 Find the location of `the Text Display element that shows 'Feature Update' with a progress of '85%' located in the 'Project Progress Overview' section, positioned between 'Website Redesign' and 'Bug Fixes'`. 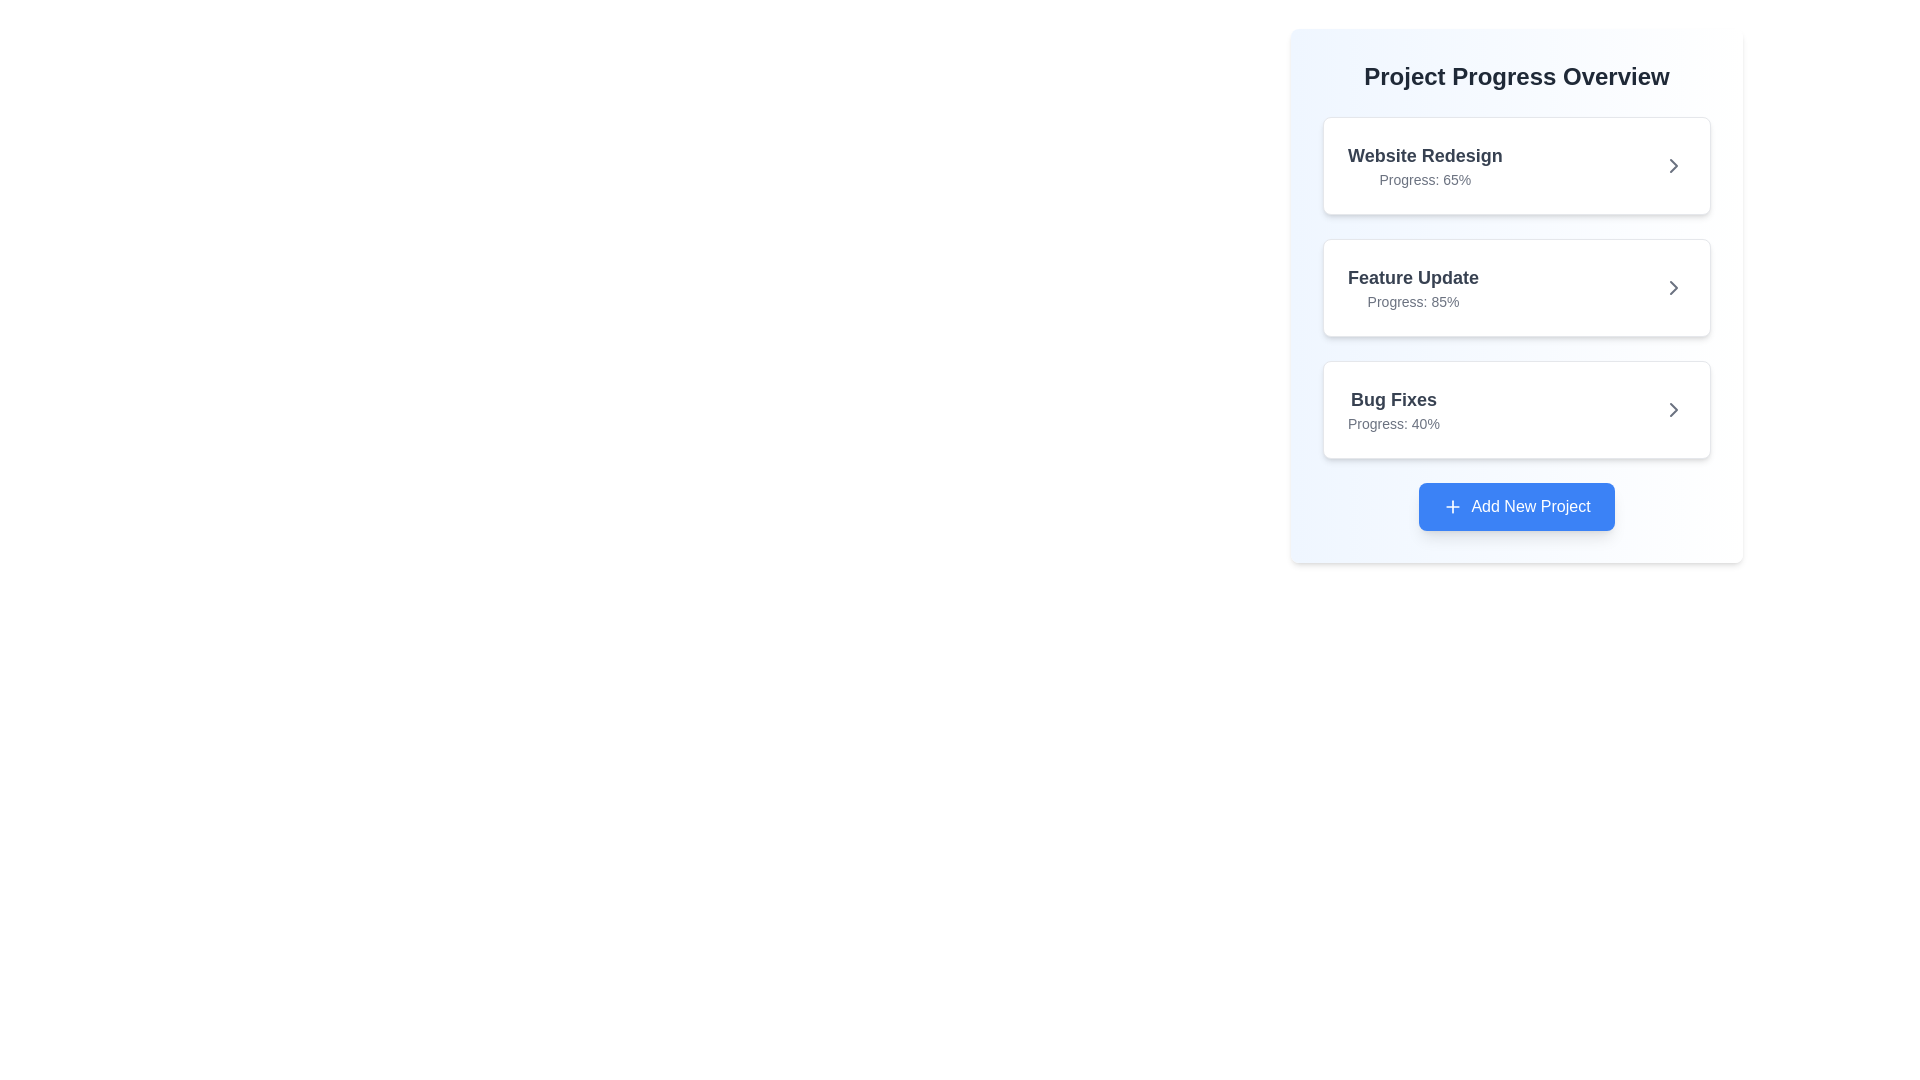

the Text Display element that shows 'Feature Update' with a progress of '85%' located in the 'Project Progress Overview' section, positioned between 'Website Redesign' and 'Bug Fixes' is located at coordinates (1412, 288).